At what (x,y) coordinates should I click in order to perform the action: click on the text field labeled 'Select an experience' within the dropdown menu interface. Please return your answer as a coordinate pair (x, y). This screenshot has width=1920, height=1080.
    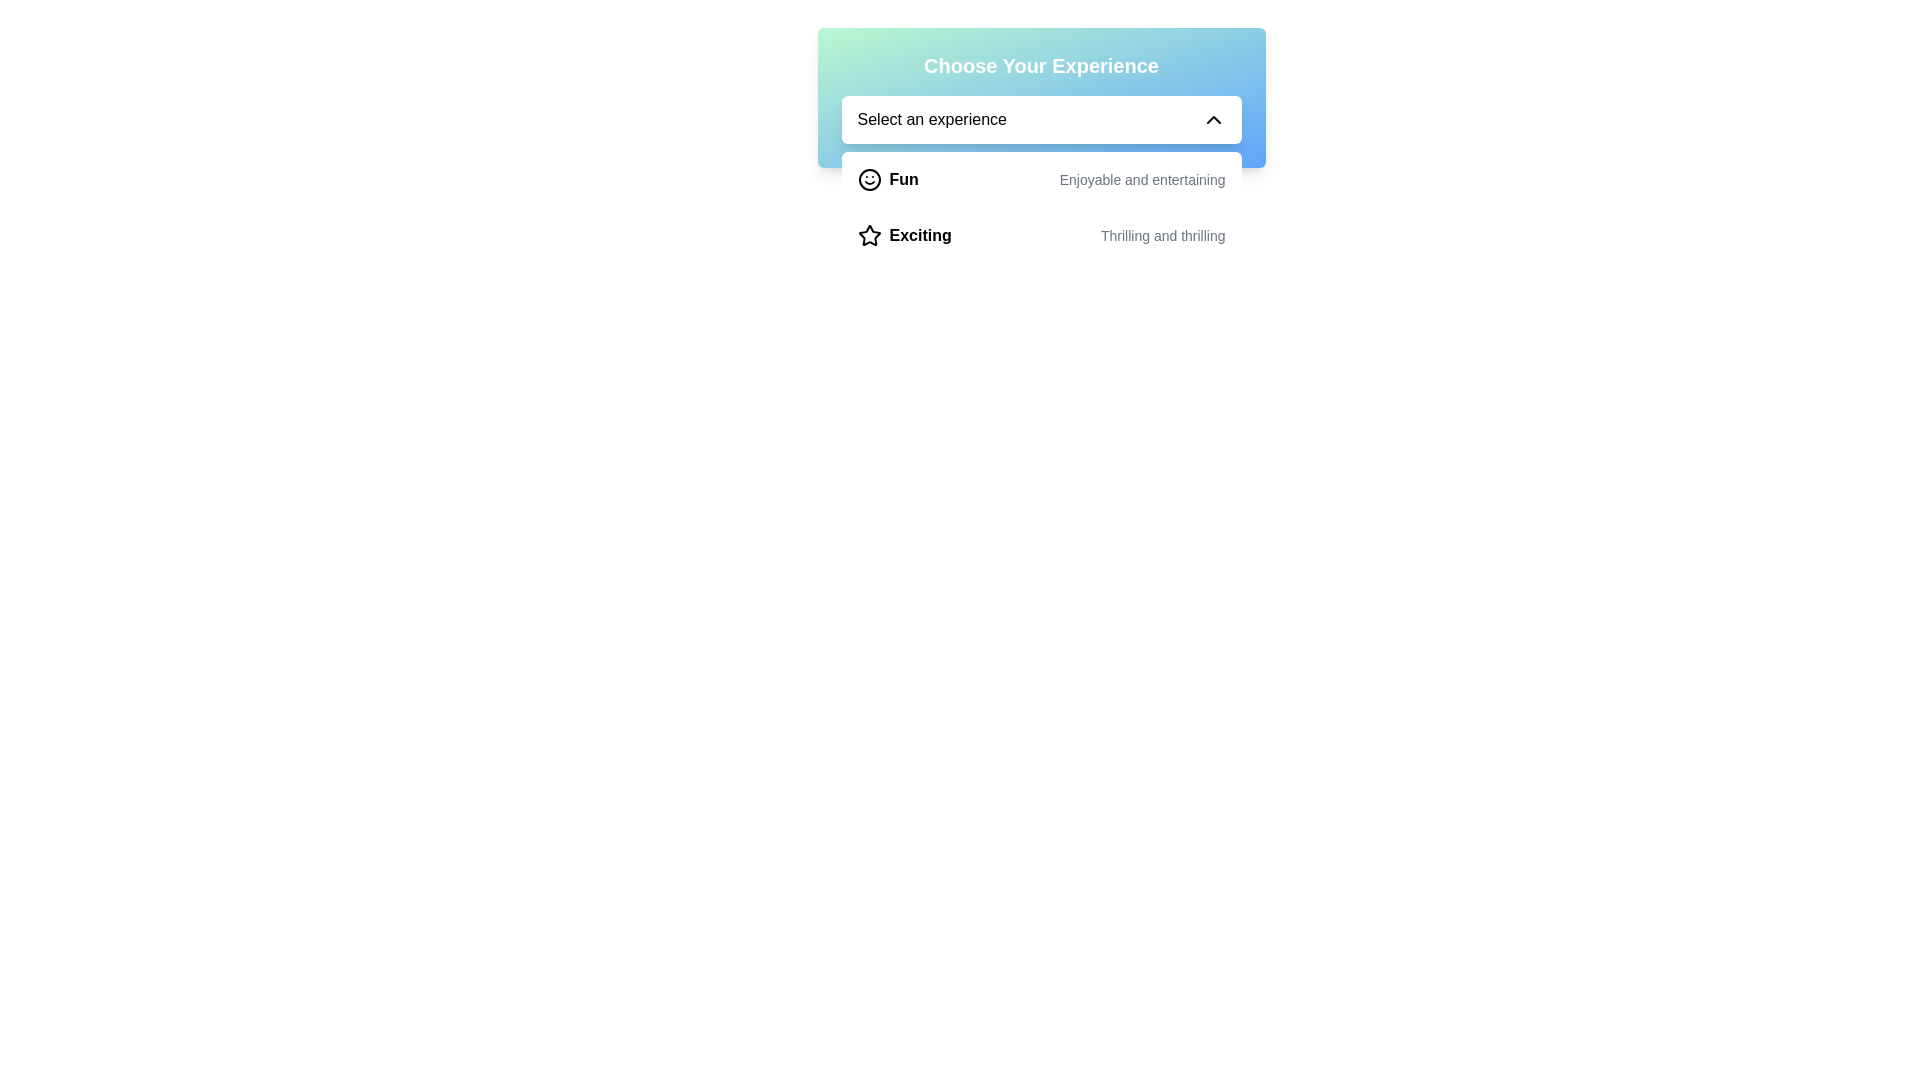
    Looking at the image, I should click on (931, 119).